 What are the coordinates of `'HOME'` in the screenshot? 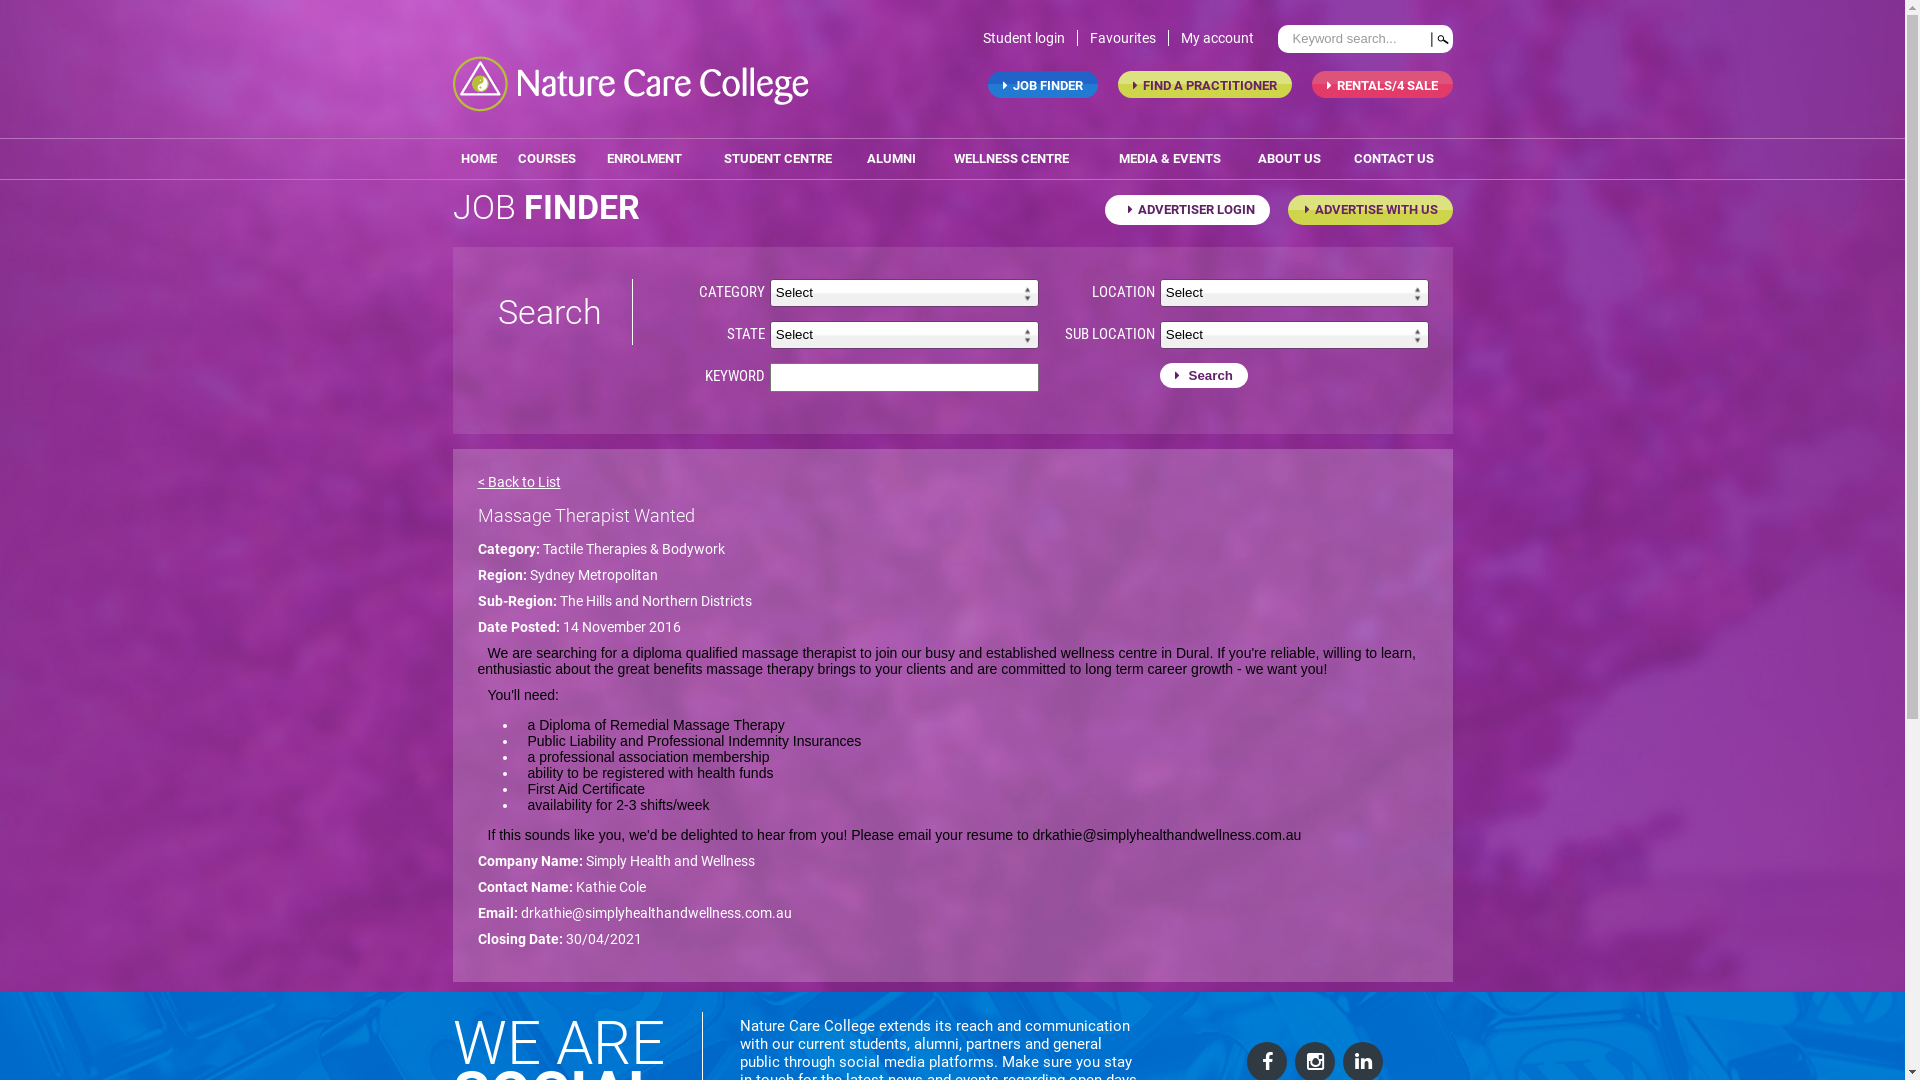 It's located at (477, 157).